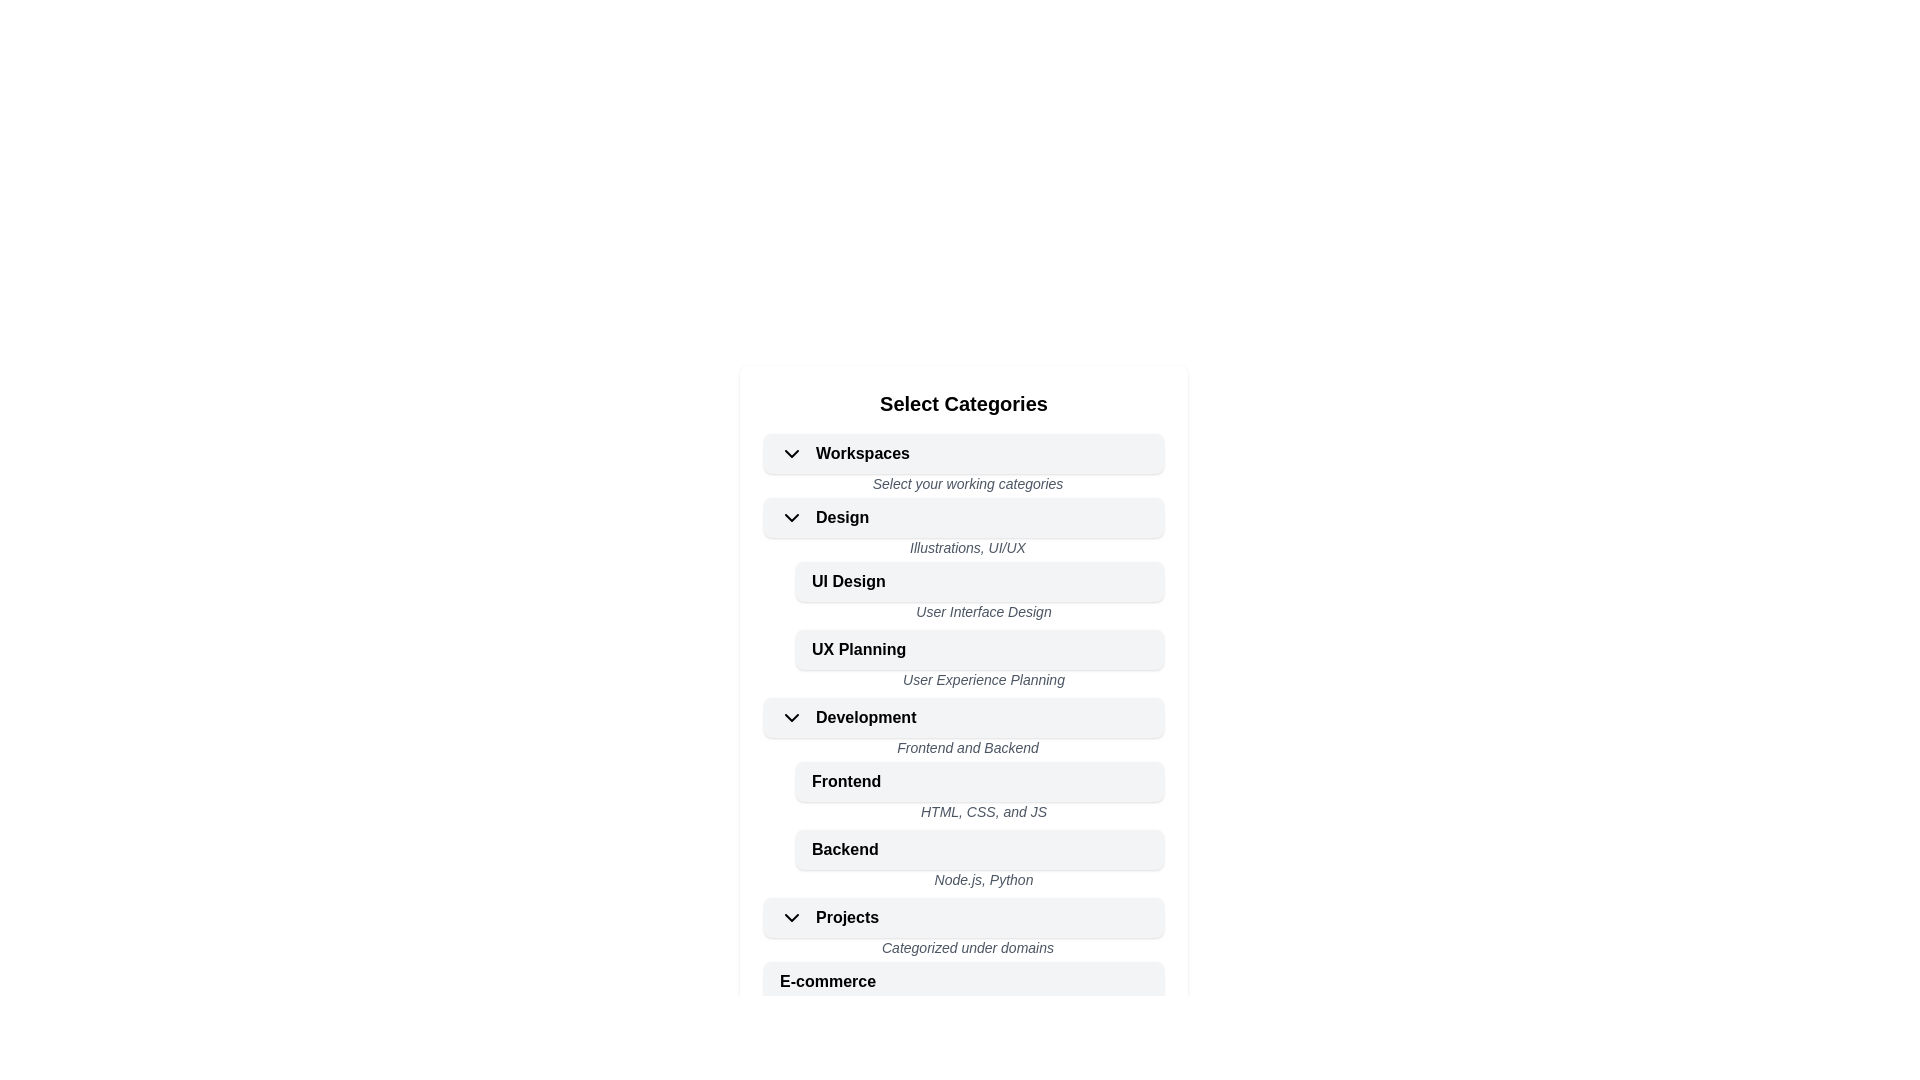 This screenshot has height=1080, width=1920. I want to click on the bolded text label displaying 'Workspaces', which is positioned near the top of a vertical list of categories, to the right of a dropdown indicator and aligned with the 'Select Categories' header above, so click(863, 454).